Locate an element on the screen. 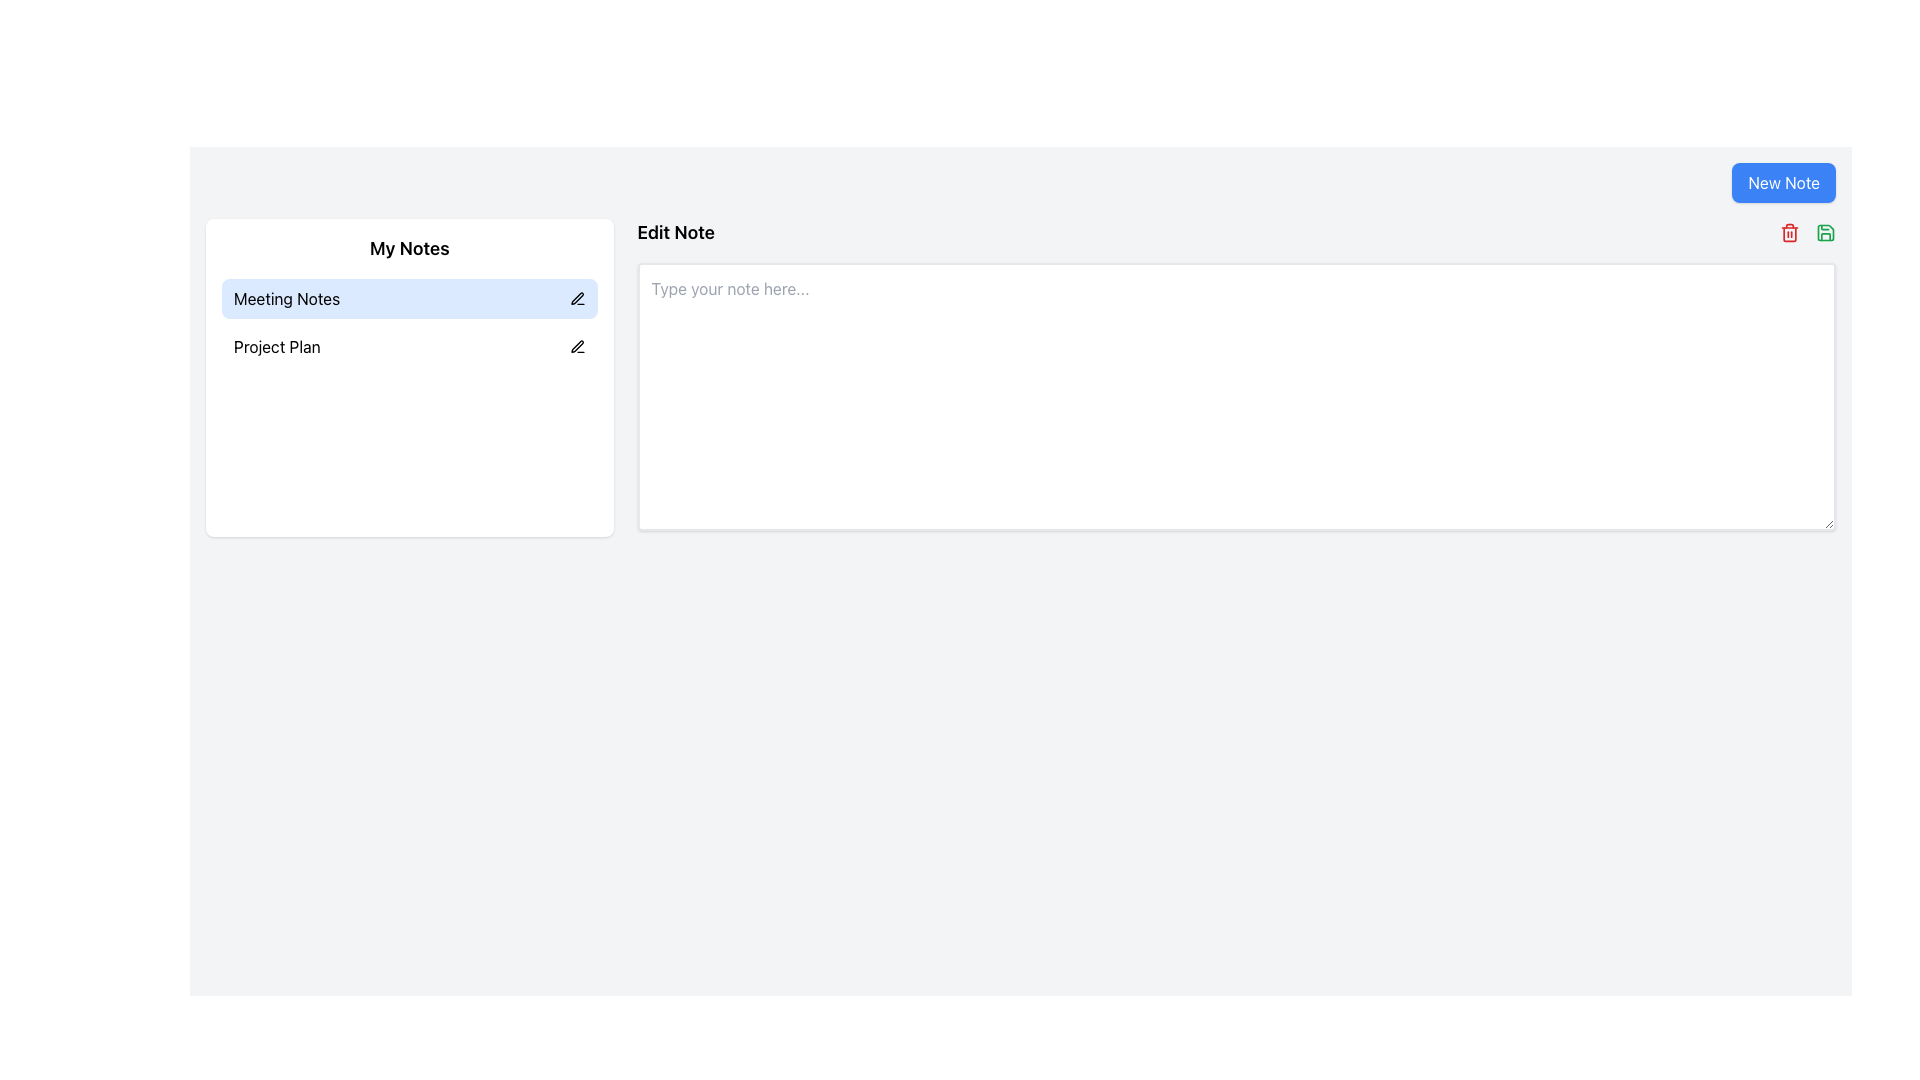  the green save icon located in the top-right corner of the application interface is located at coordinates (1825, 231).